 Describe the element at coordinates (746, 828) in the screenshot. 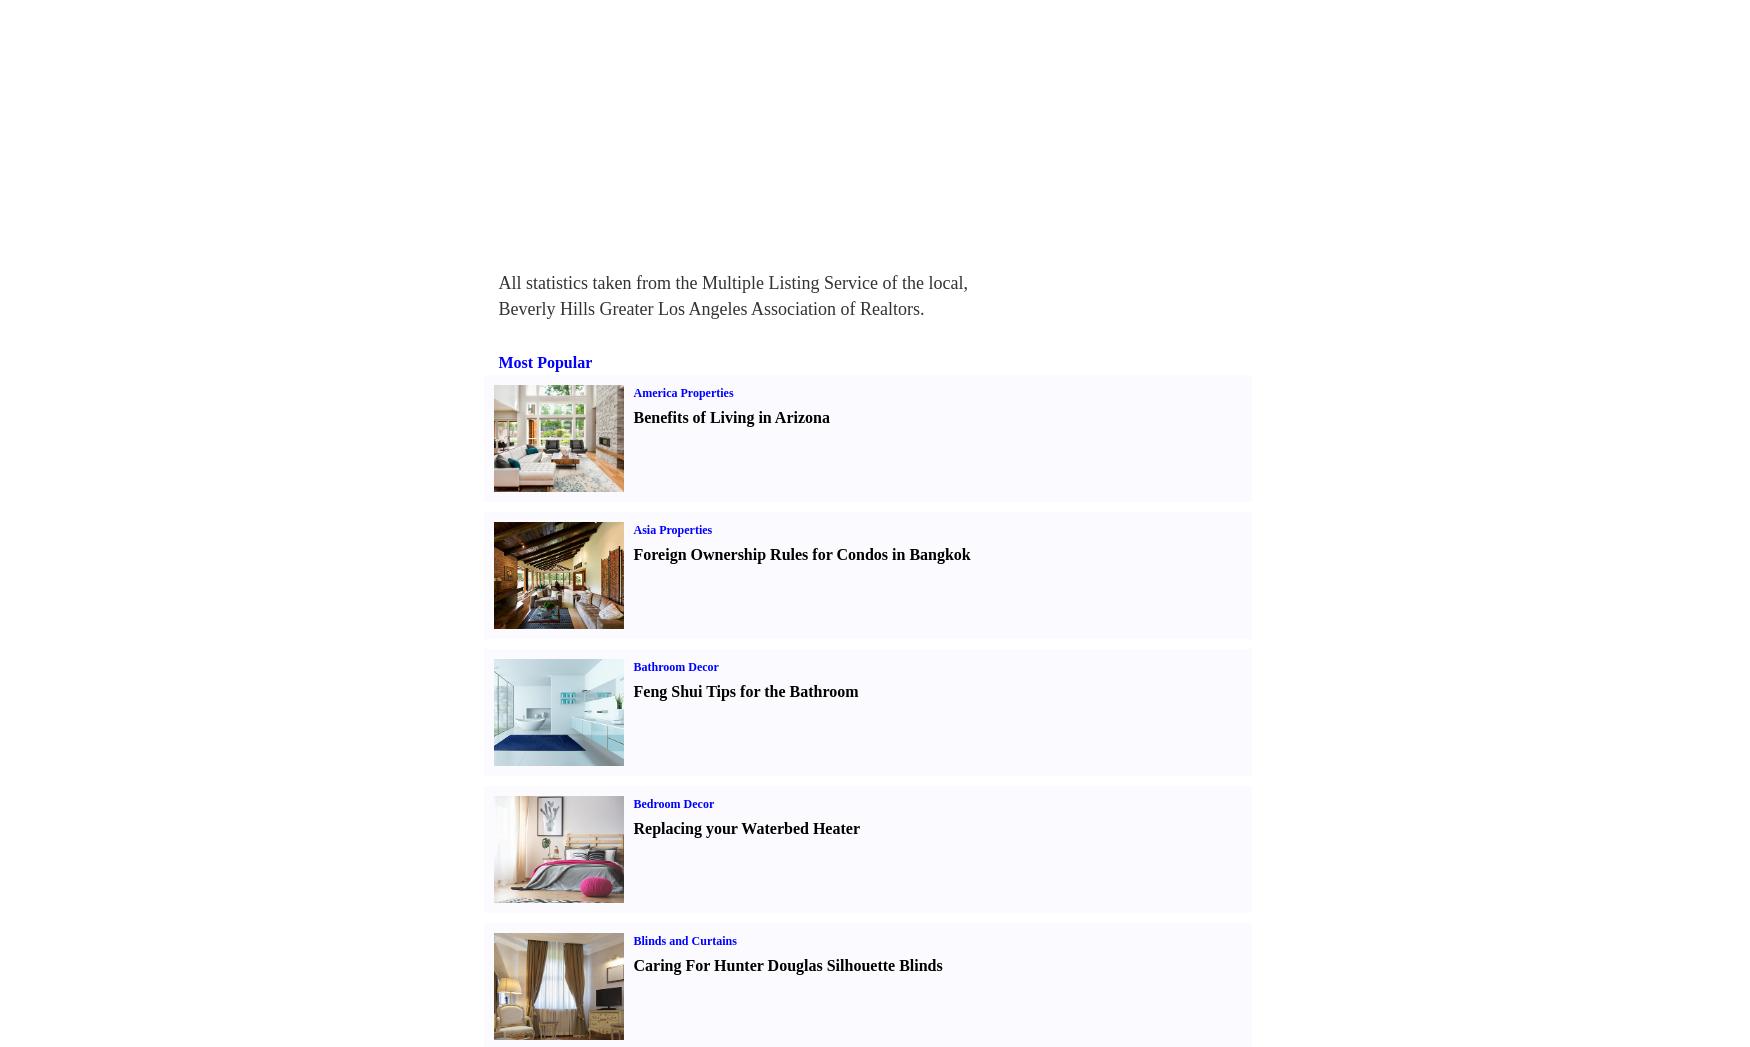

I see `'Replacing your Waterbed Heater'` at that location.